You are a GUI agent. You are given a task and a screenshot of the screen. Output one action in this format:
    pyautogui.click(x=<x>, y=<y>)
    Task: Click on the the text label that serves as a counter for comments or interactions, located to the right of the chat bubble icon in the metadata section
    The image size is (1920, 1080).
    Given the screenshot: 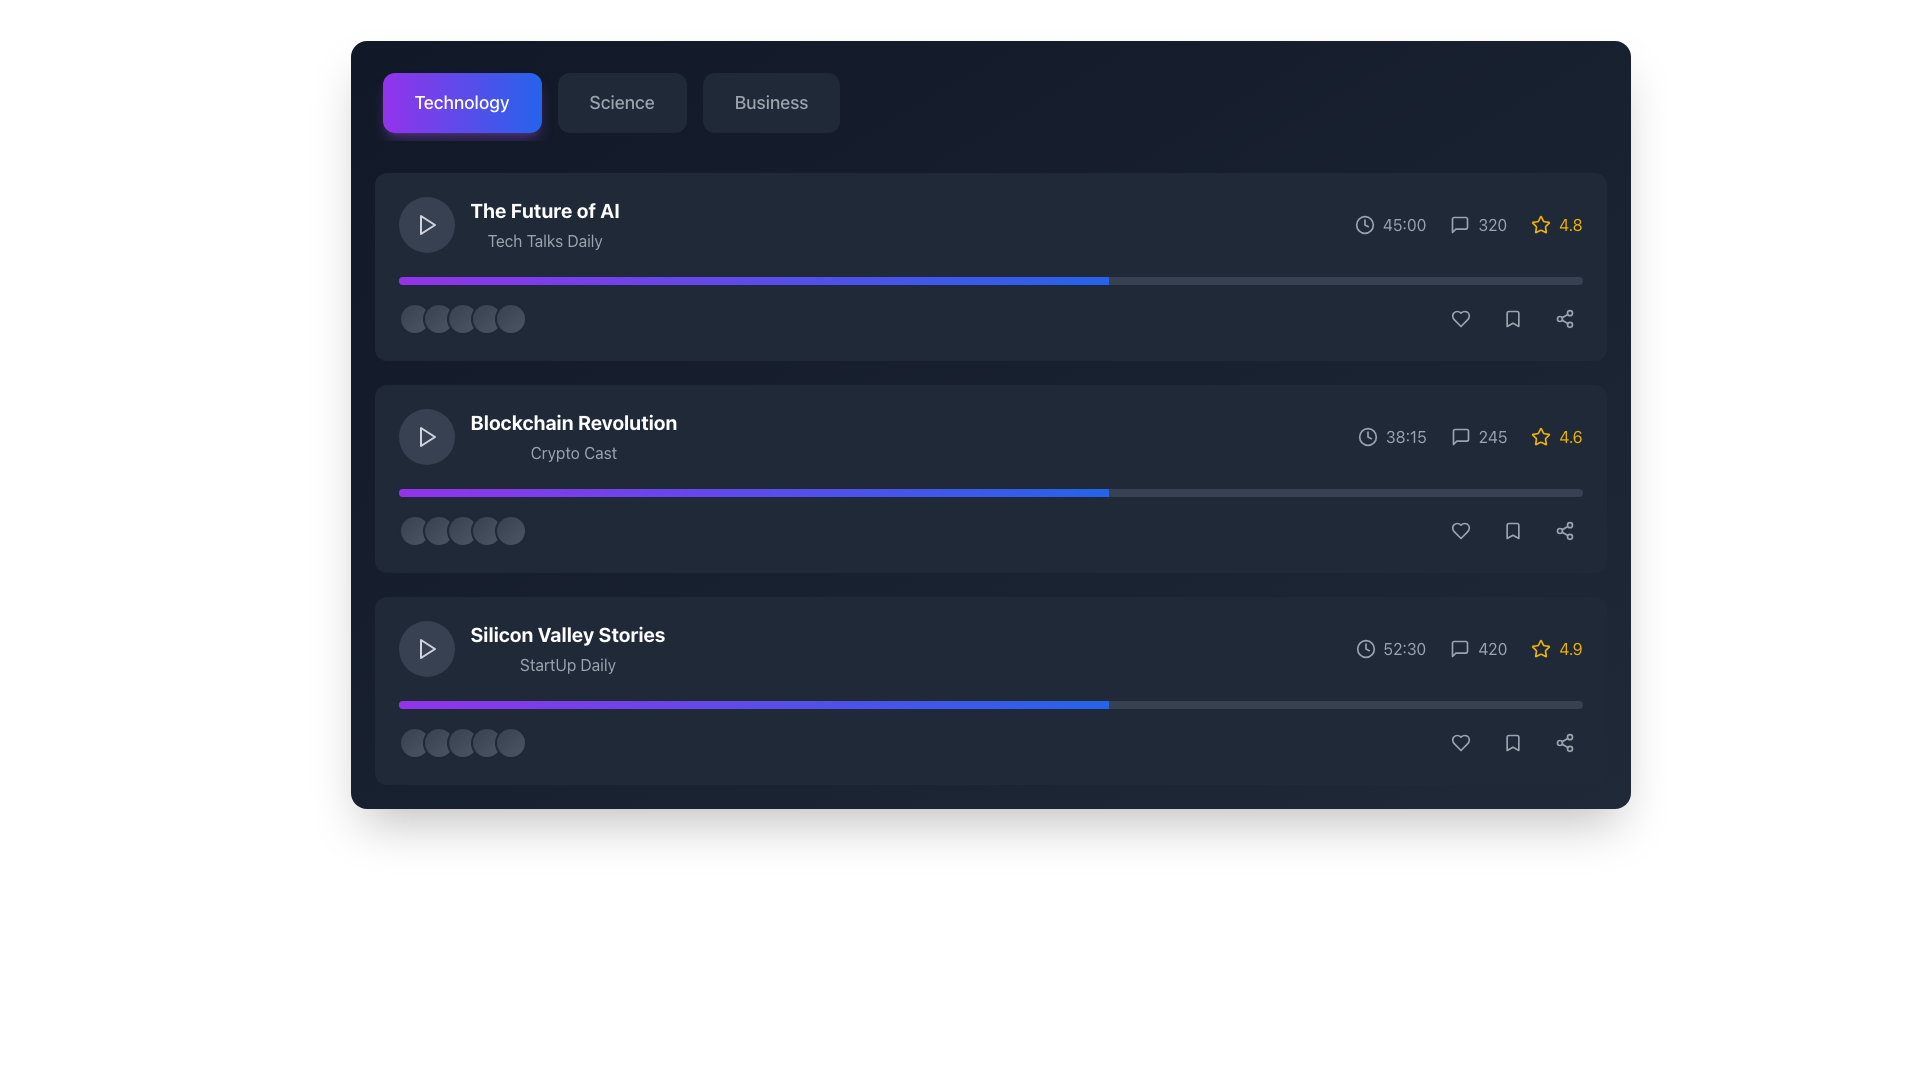 What is the action you would take?
    pyautogui.click(x=1478, y=224)
    